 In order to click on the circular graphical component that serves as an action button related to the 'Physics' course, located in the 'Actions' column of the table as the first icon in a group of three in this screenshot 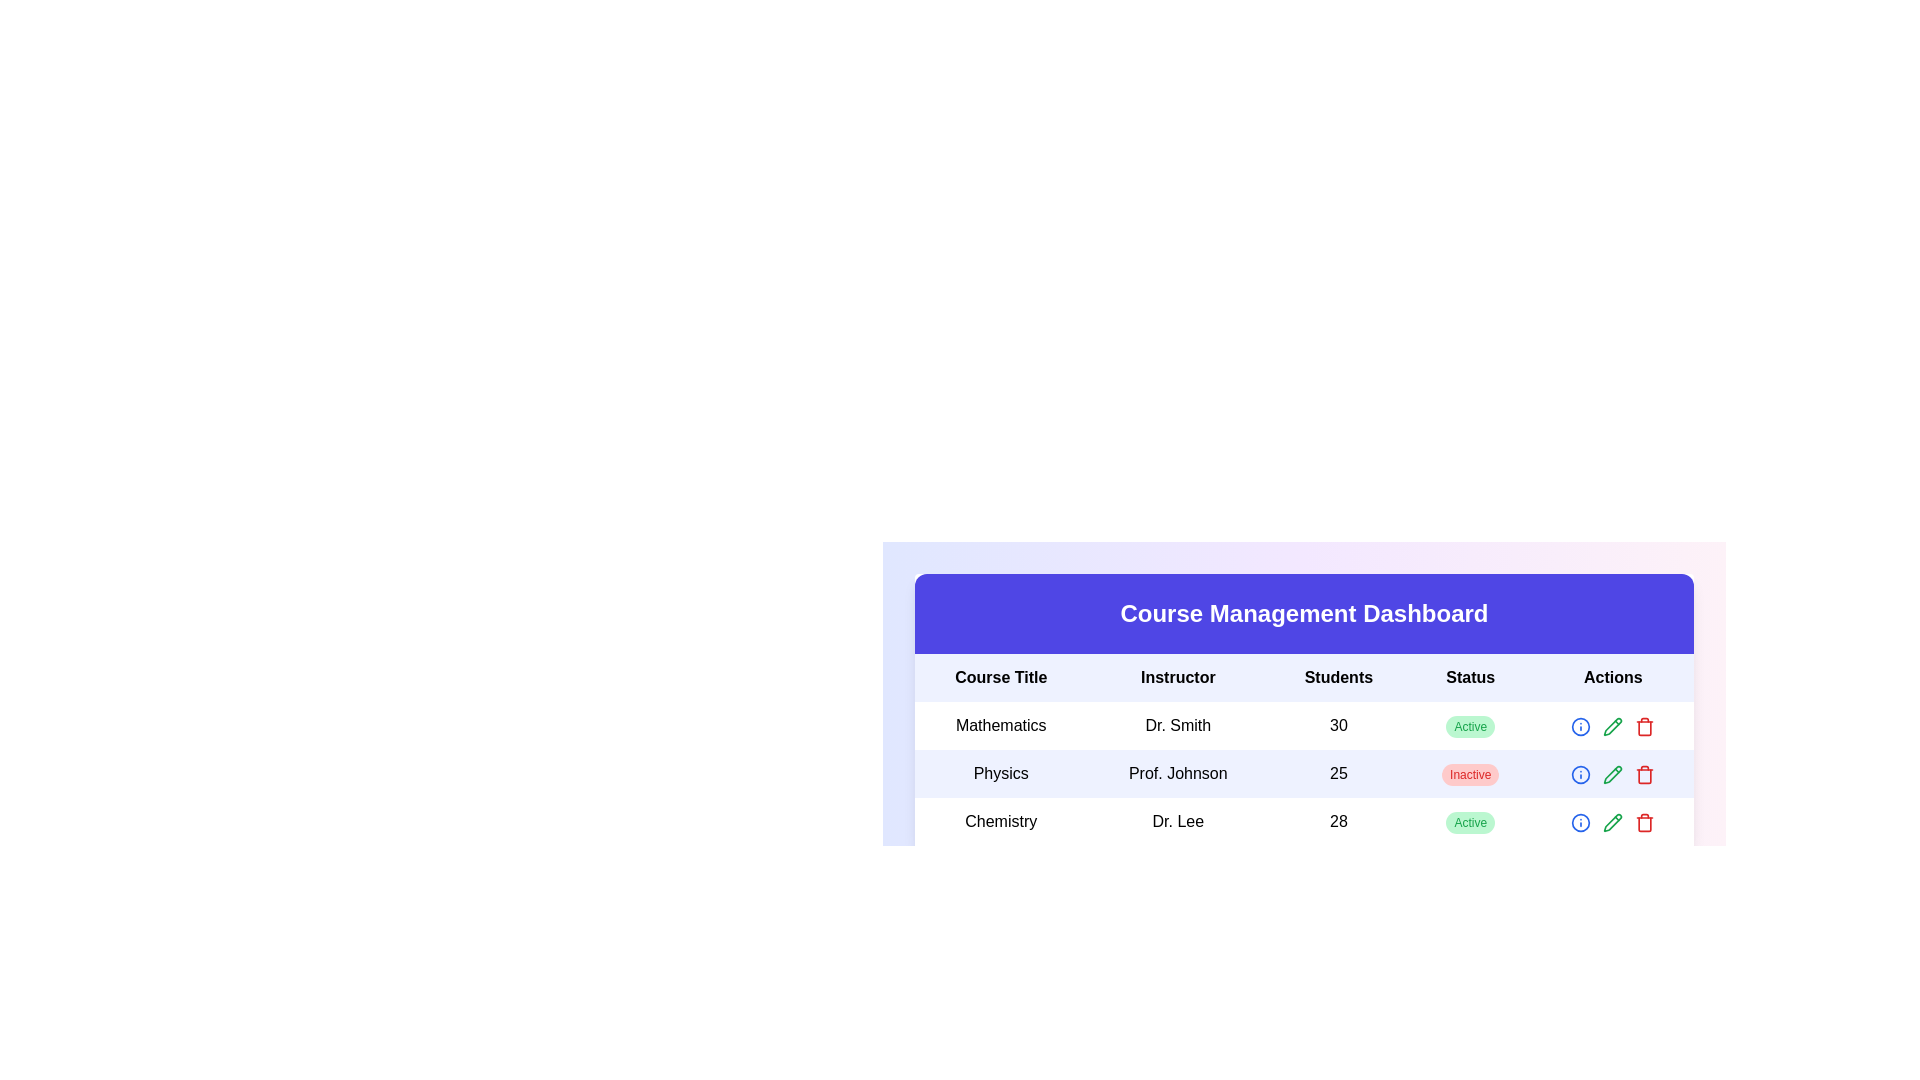, I will do `click(1580, 773)`.